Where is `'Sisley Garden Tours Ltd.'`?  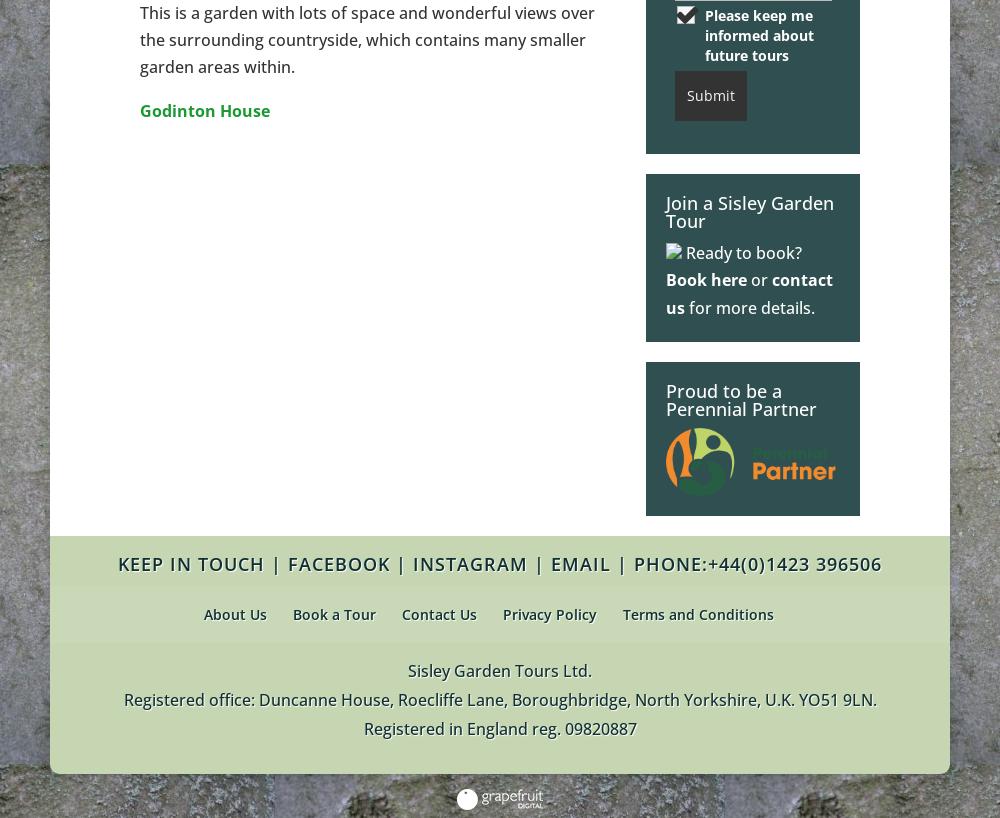 'Sisley Garden Tours Ltd.' is located at coordinates (408, 671).